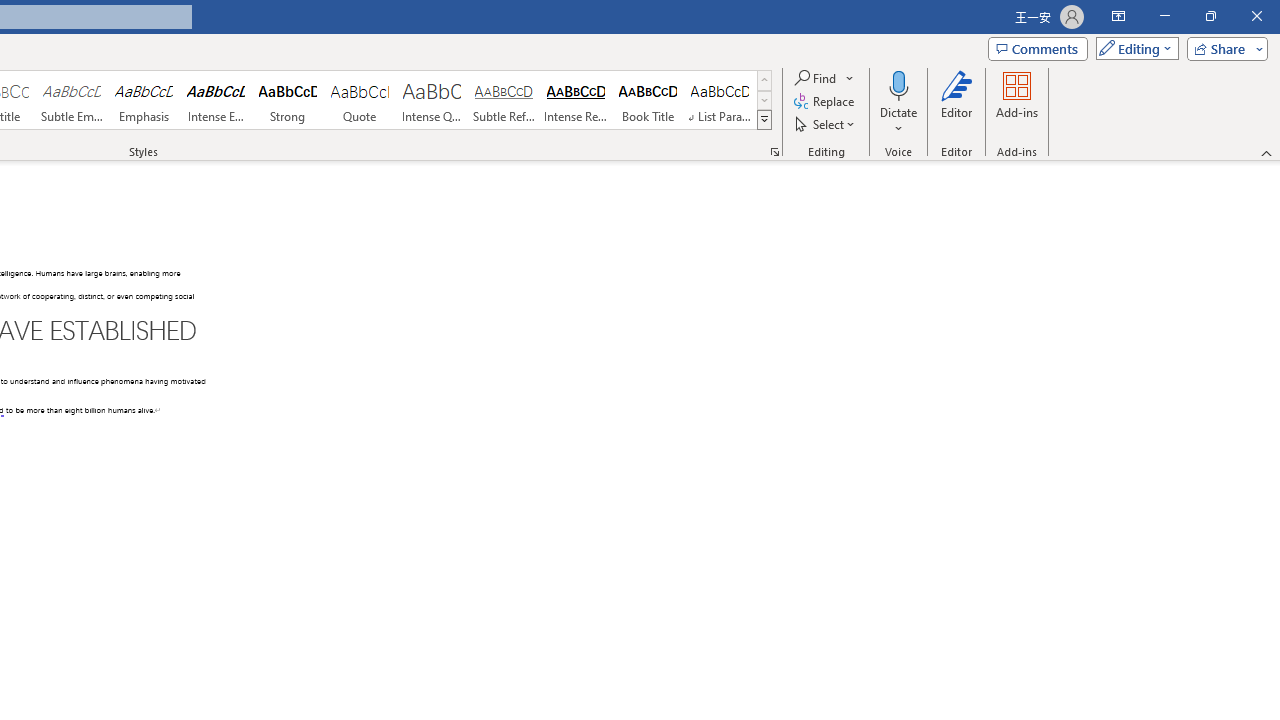  Describe the element at coordinates (431, 100) in the screenshot. I see `'Intense Quote'` at that location.